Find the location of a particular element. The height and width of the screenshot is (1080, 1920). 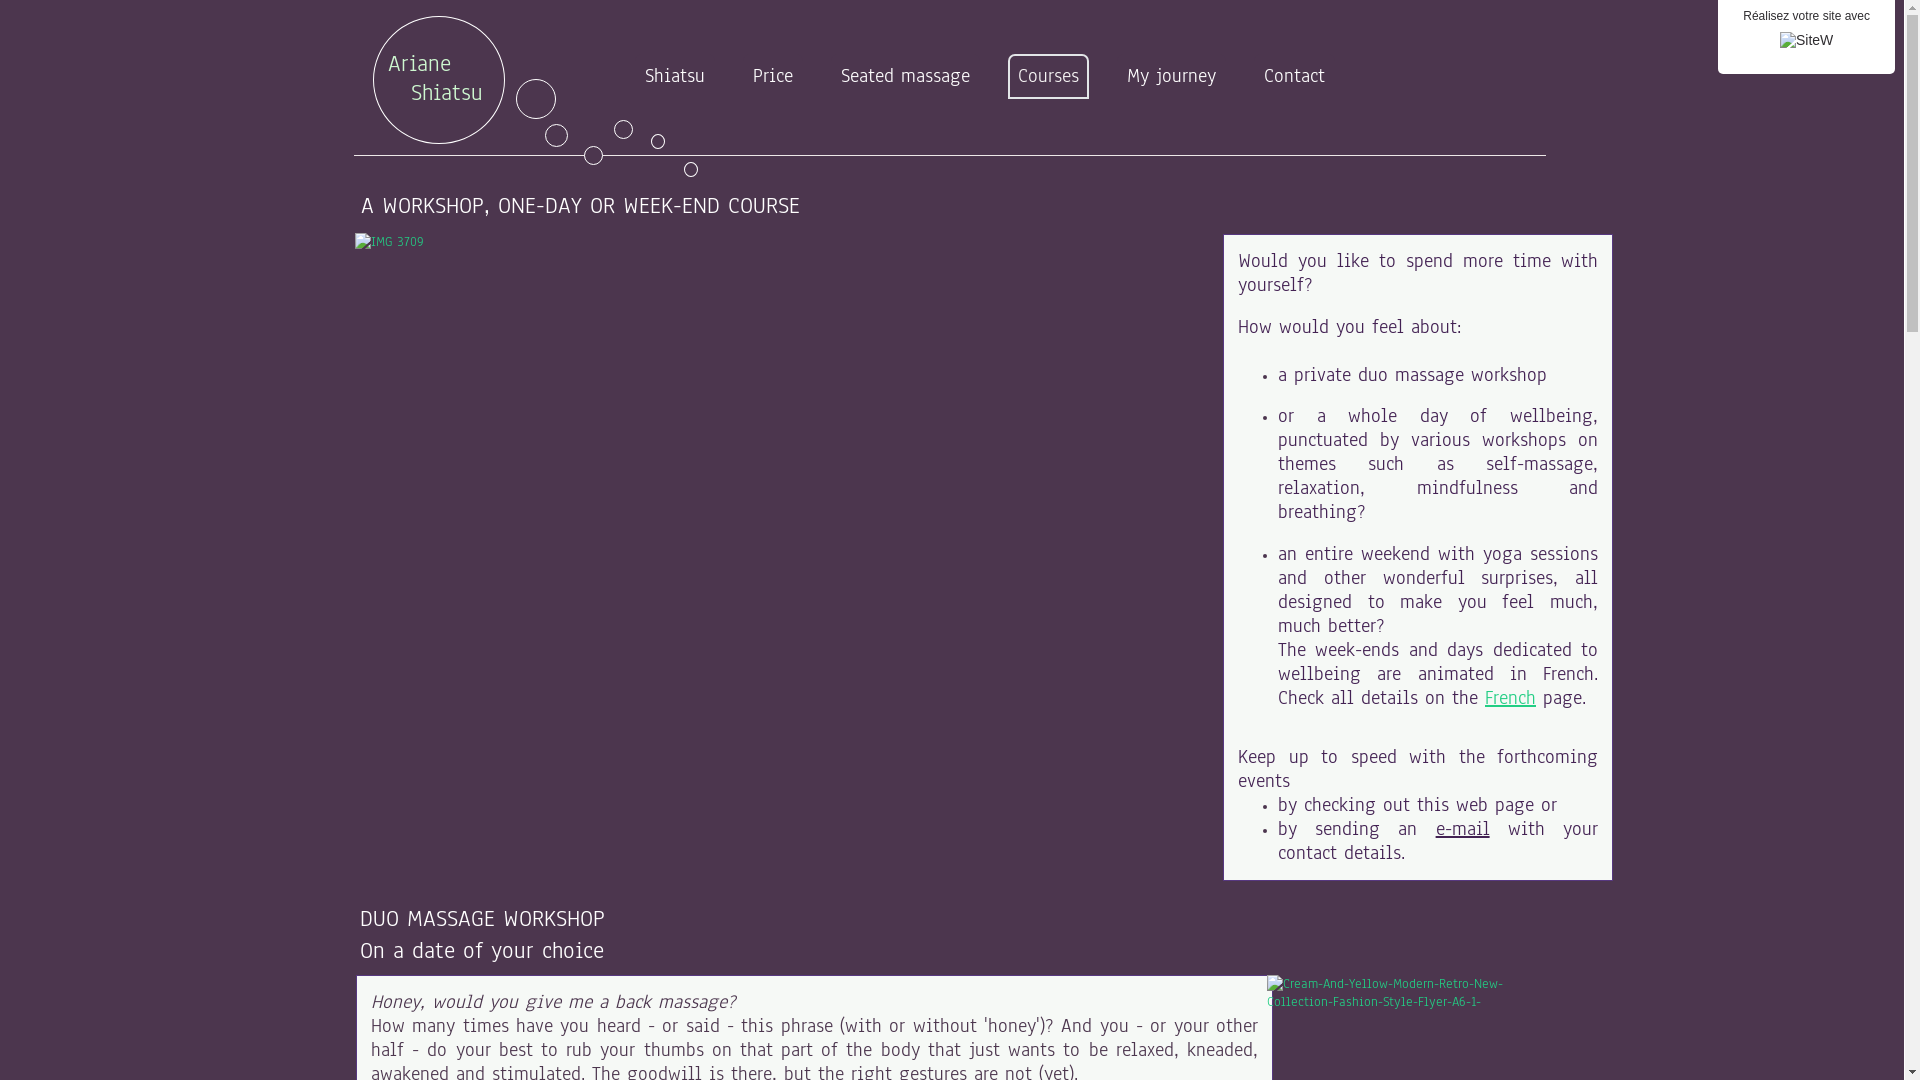

'Shiatsu' is located at coordinates (675, 75).